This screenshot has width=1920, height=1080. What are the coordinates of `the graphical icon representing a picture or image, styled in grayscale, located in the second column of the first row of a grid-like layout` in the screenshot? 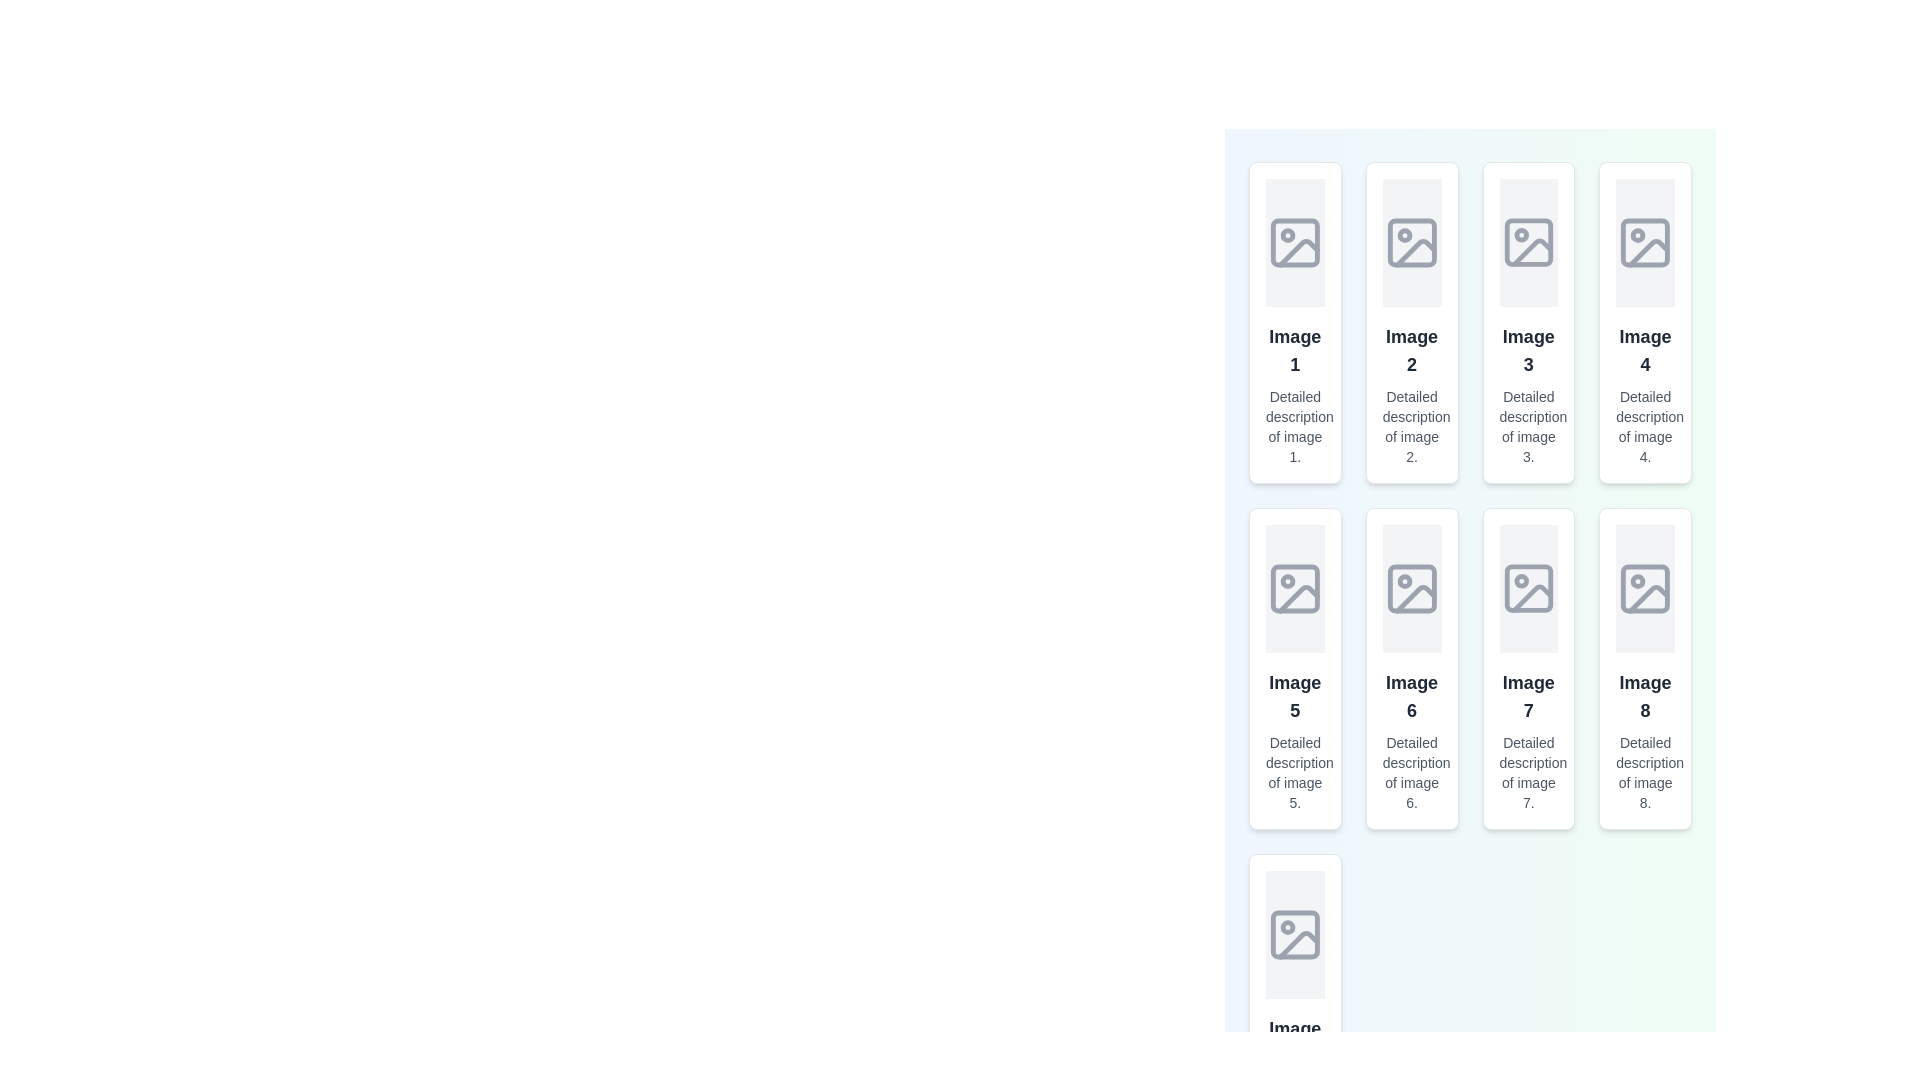 It's located at (1411, 242).